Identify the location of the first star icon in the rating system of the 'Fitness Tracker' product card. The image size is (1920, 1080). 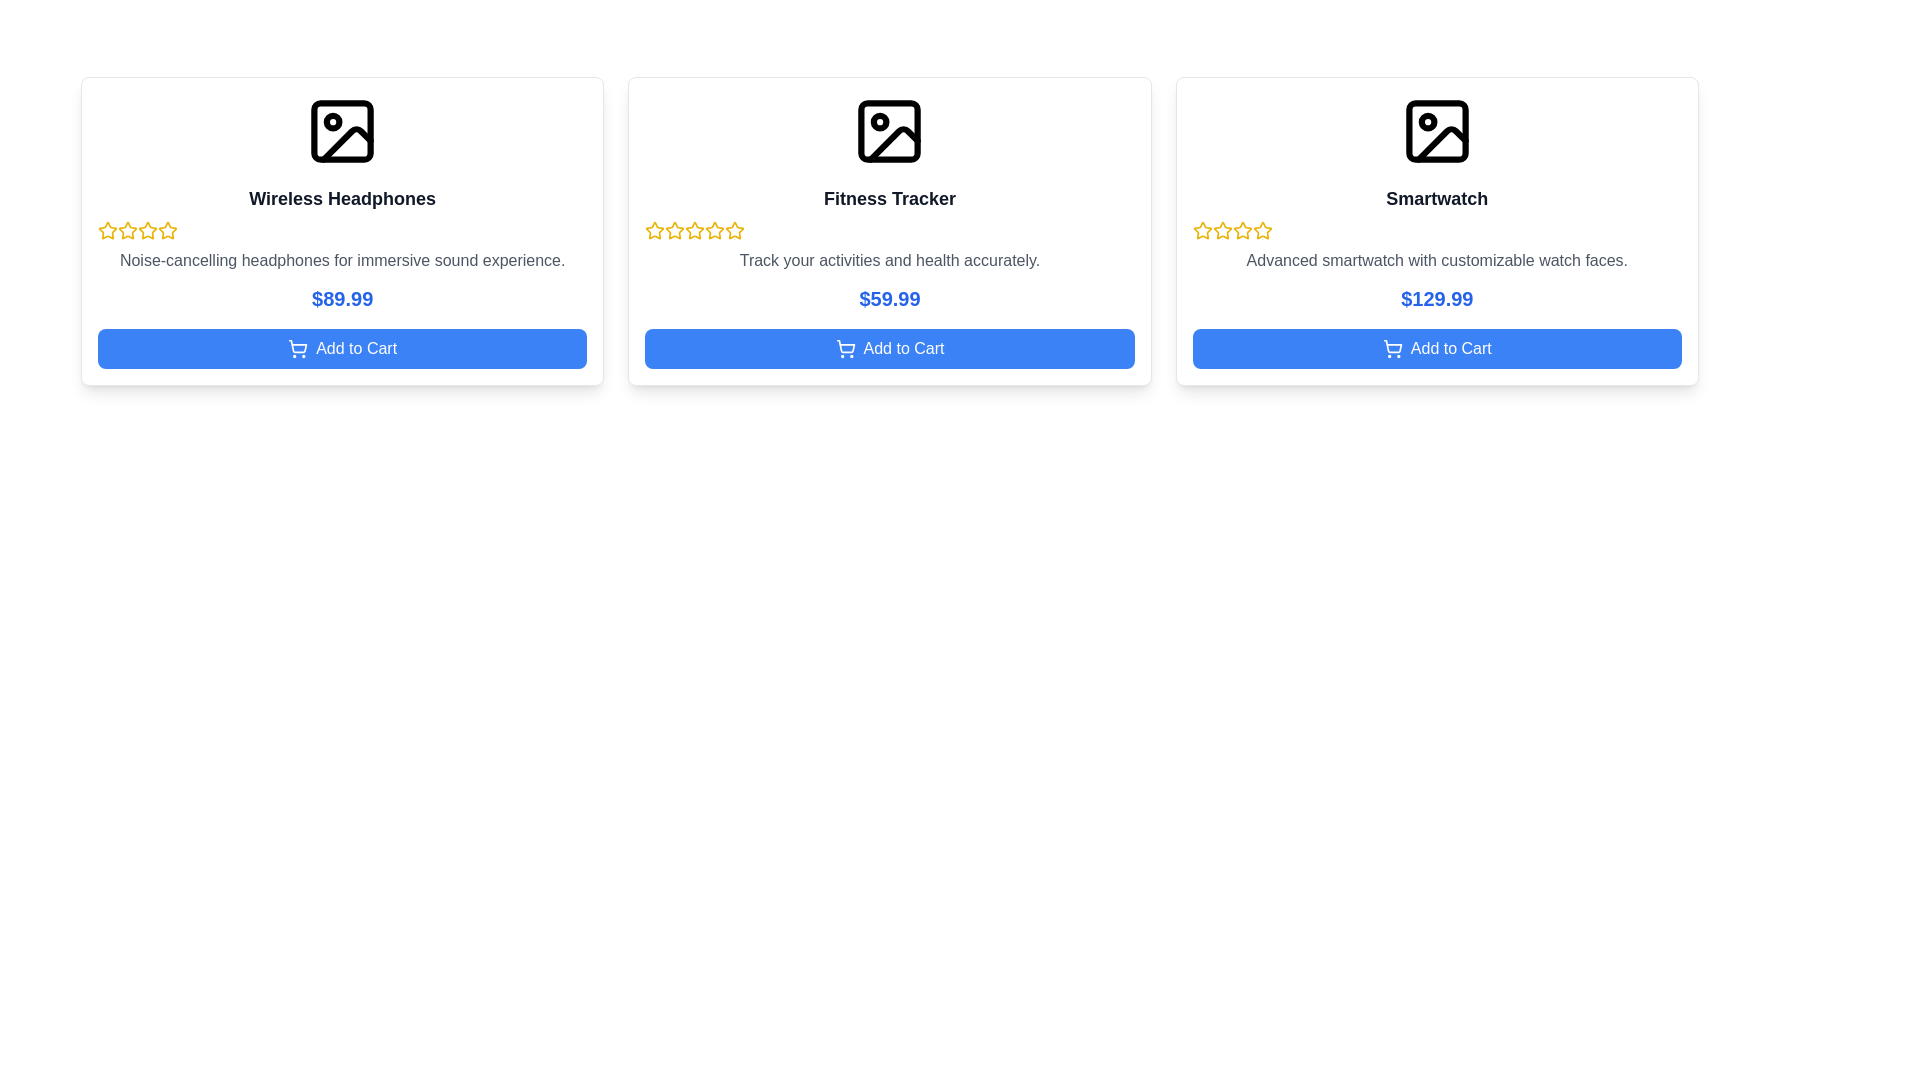
(655, 229).